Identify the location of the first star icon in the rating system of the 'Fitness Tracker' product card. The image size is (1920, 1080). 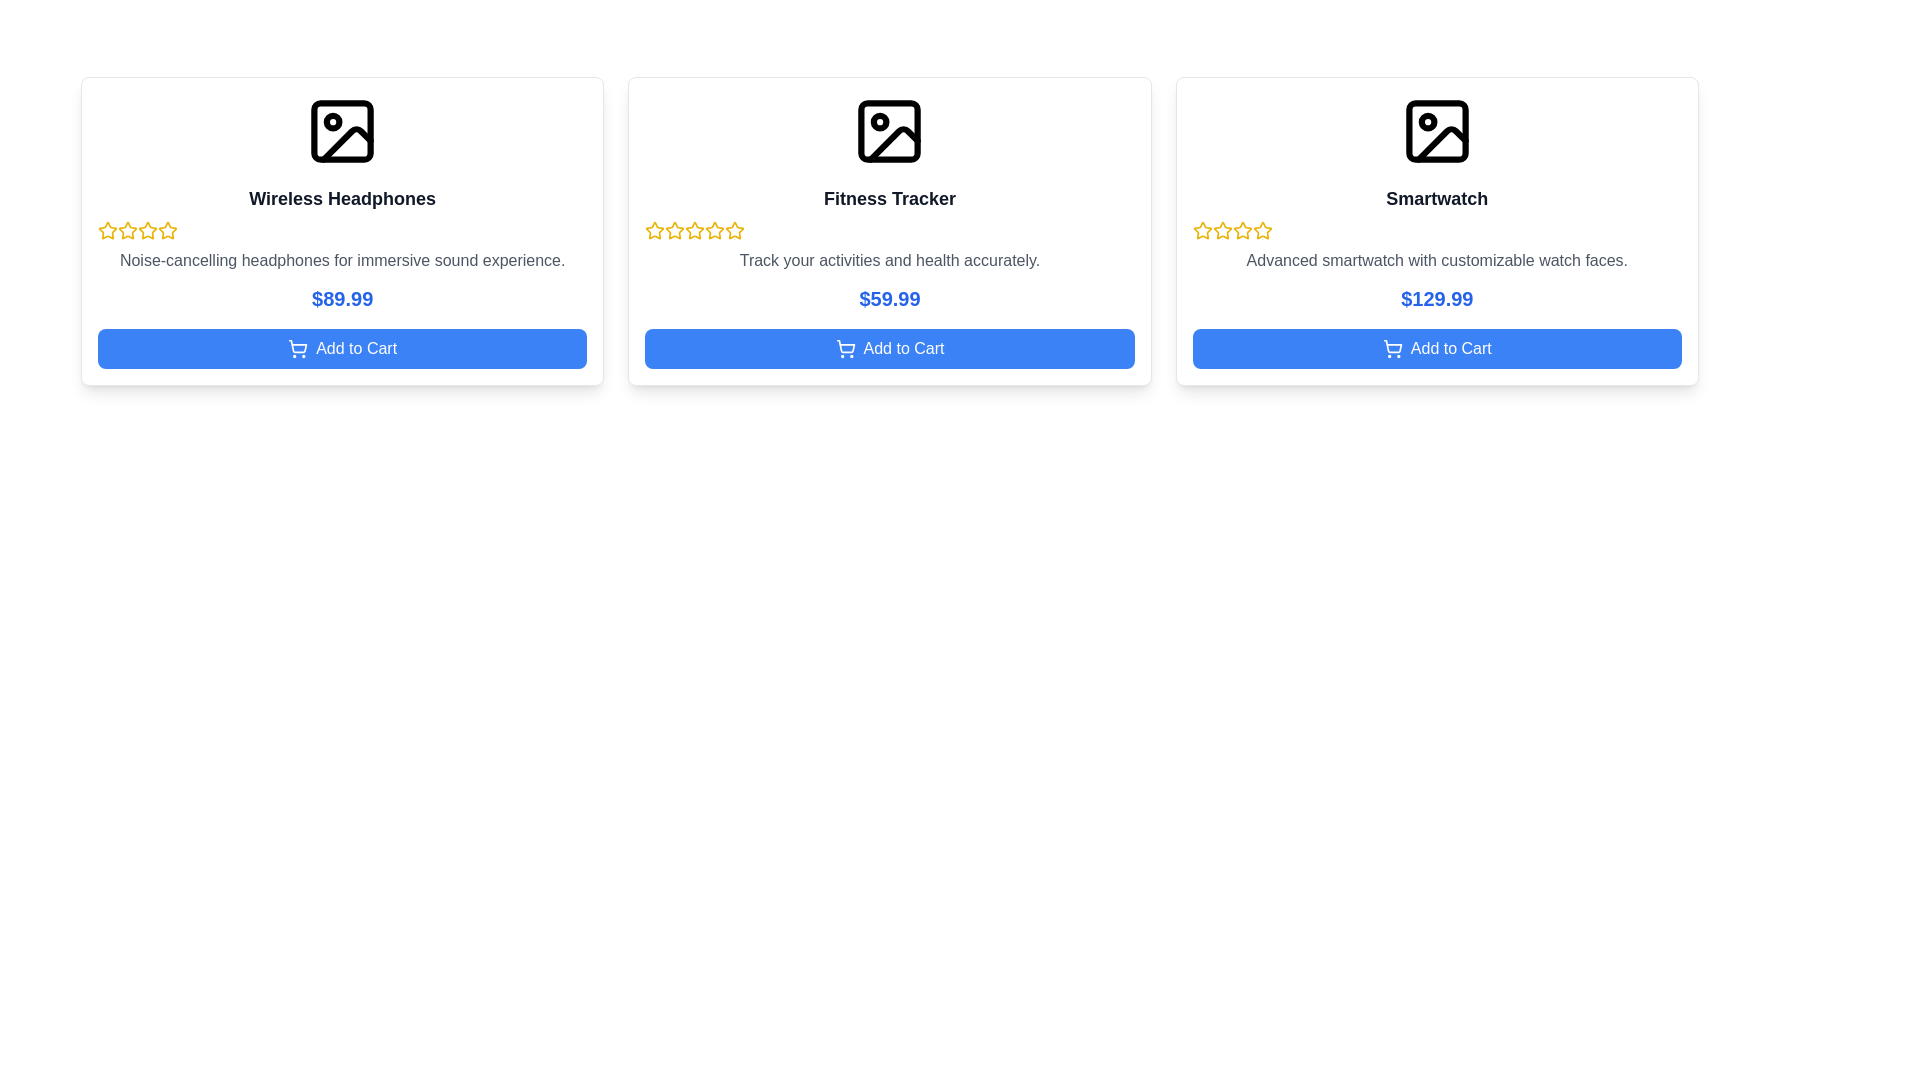
(655, 229).